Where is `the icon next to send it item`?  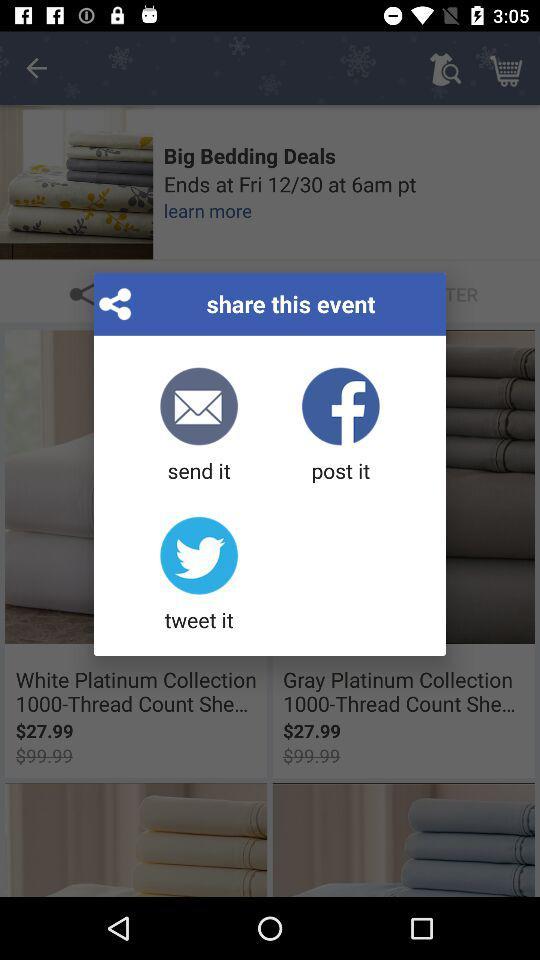 the icon next to send it item is located at coordinates (339, 426).